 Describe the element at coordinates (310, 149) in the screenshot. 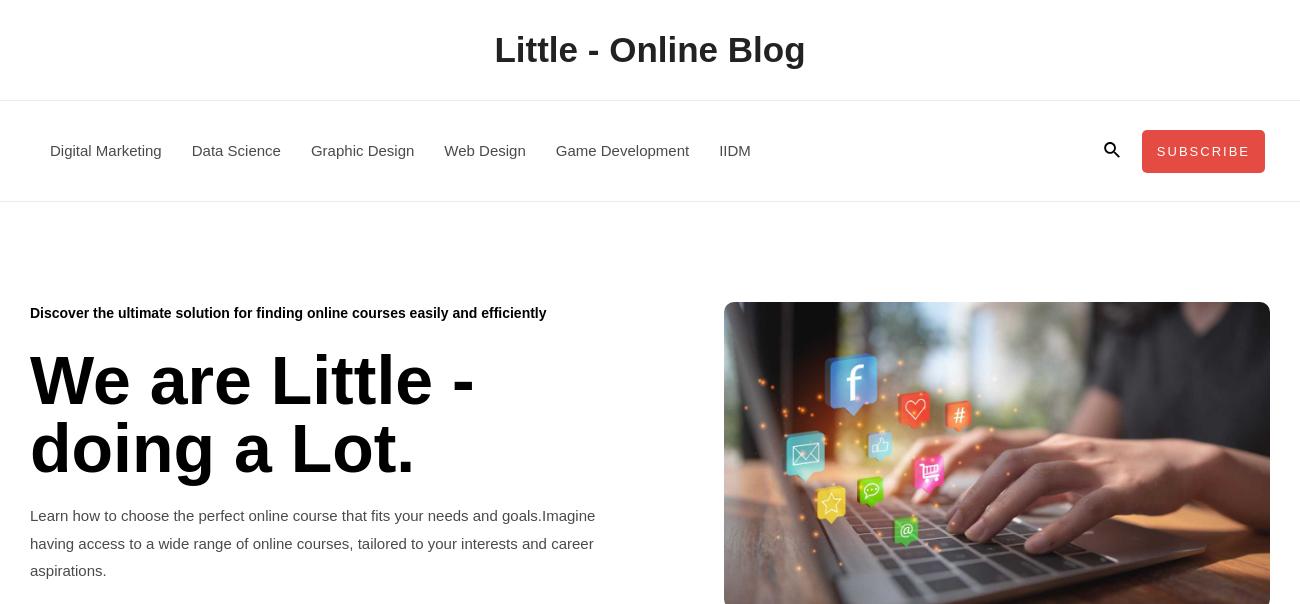

I see `'Graphic Design'` at that location.